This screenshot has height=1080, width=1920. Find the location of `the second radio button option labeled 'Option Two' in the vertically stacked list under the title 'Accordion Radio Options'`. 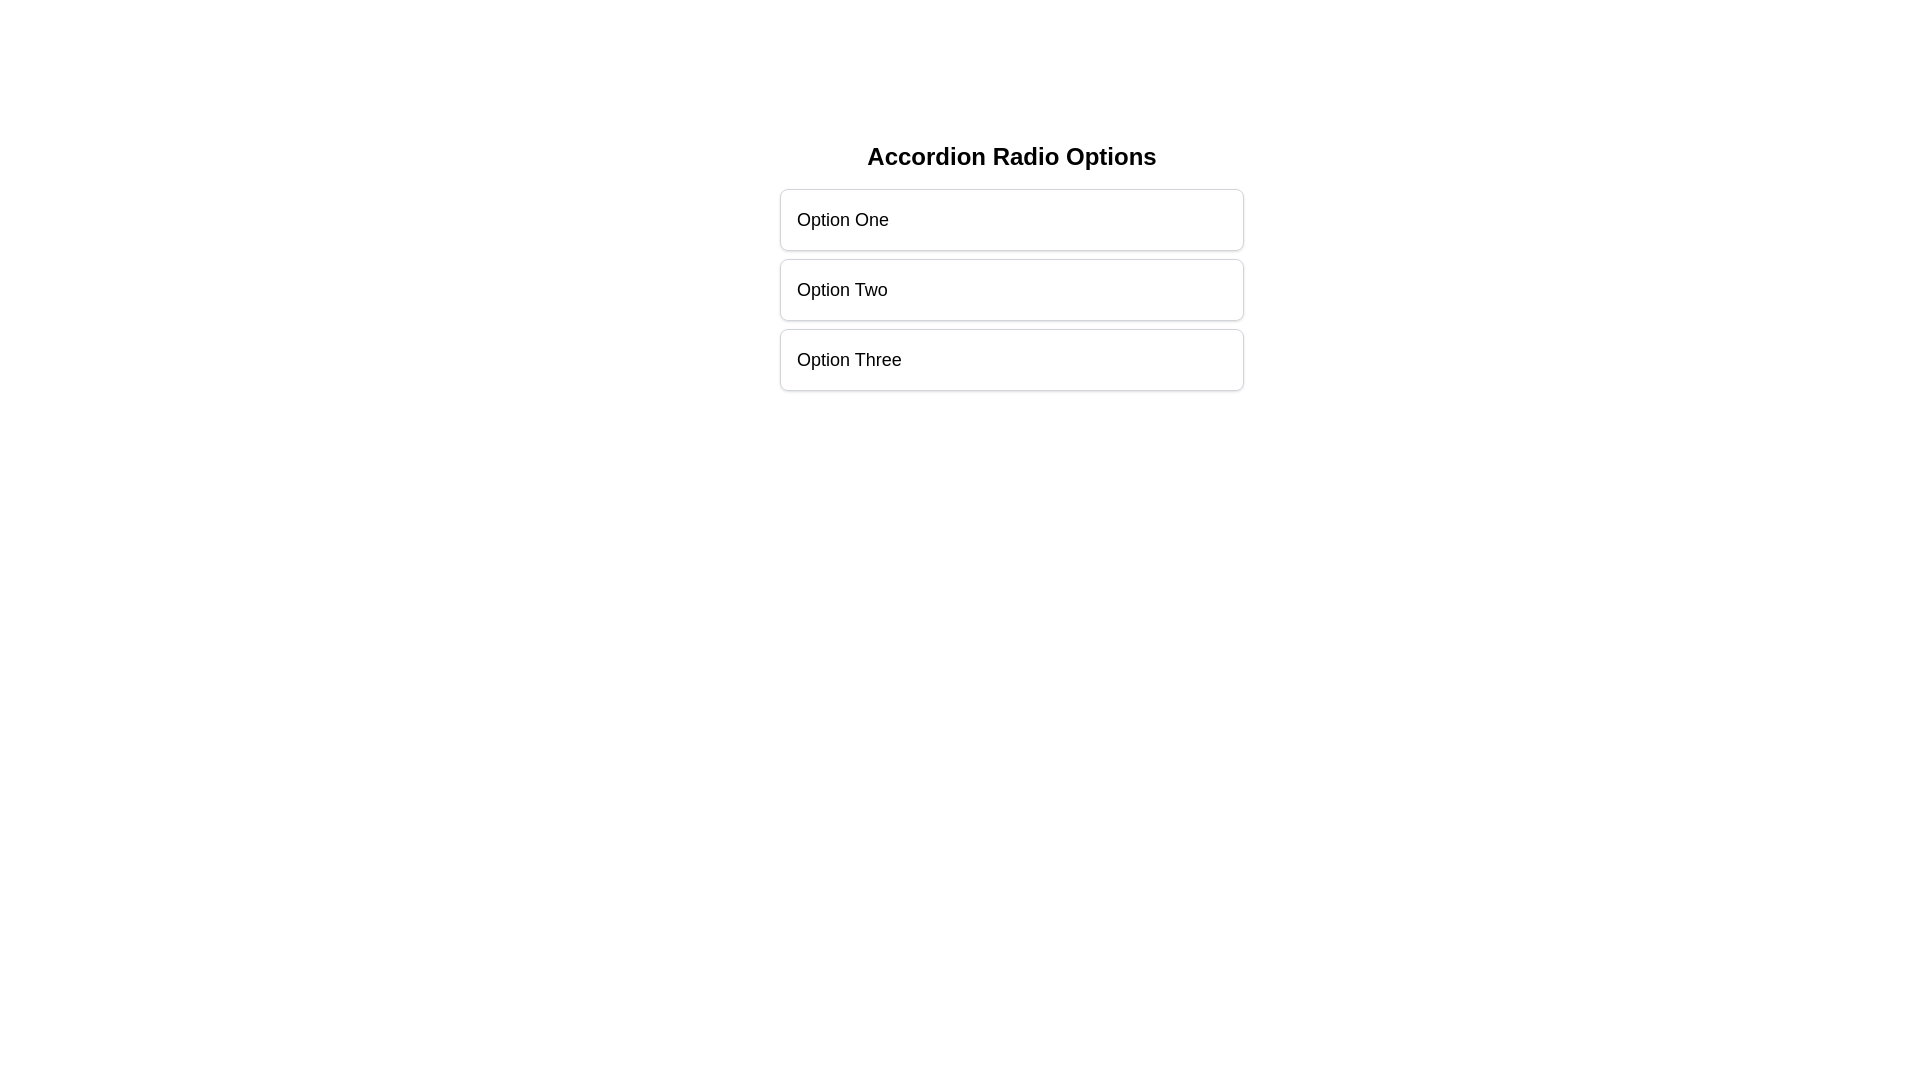

the second radio button option labeled 'Option Two' in the vertically stacked list under the title 'Accordion Radio Options' is located at coordinates (1012, 289).